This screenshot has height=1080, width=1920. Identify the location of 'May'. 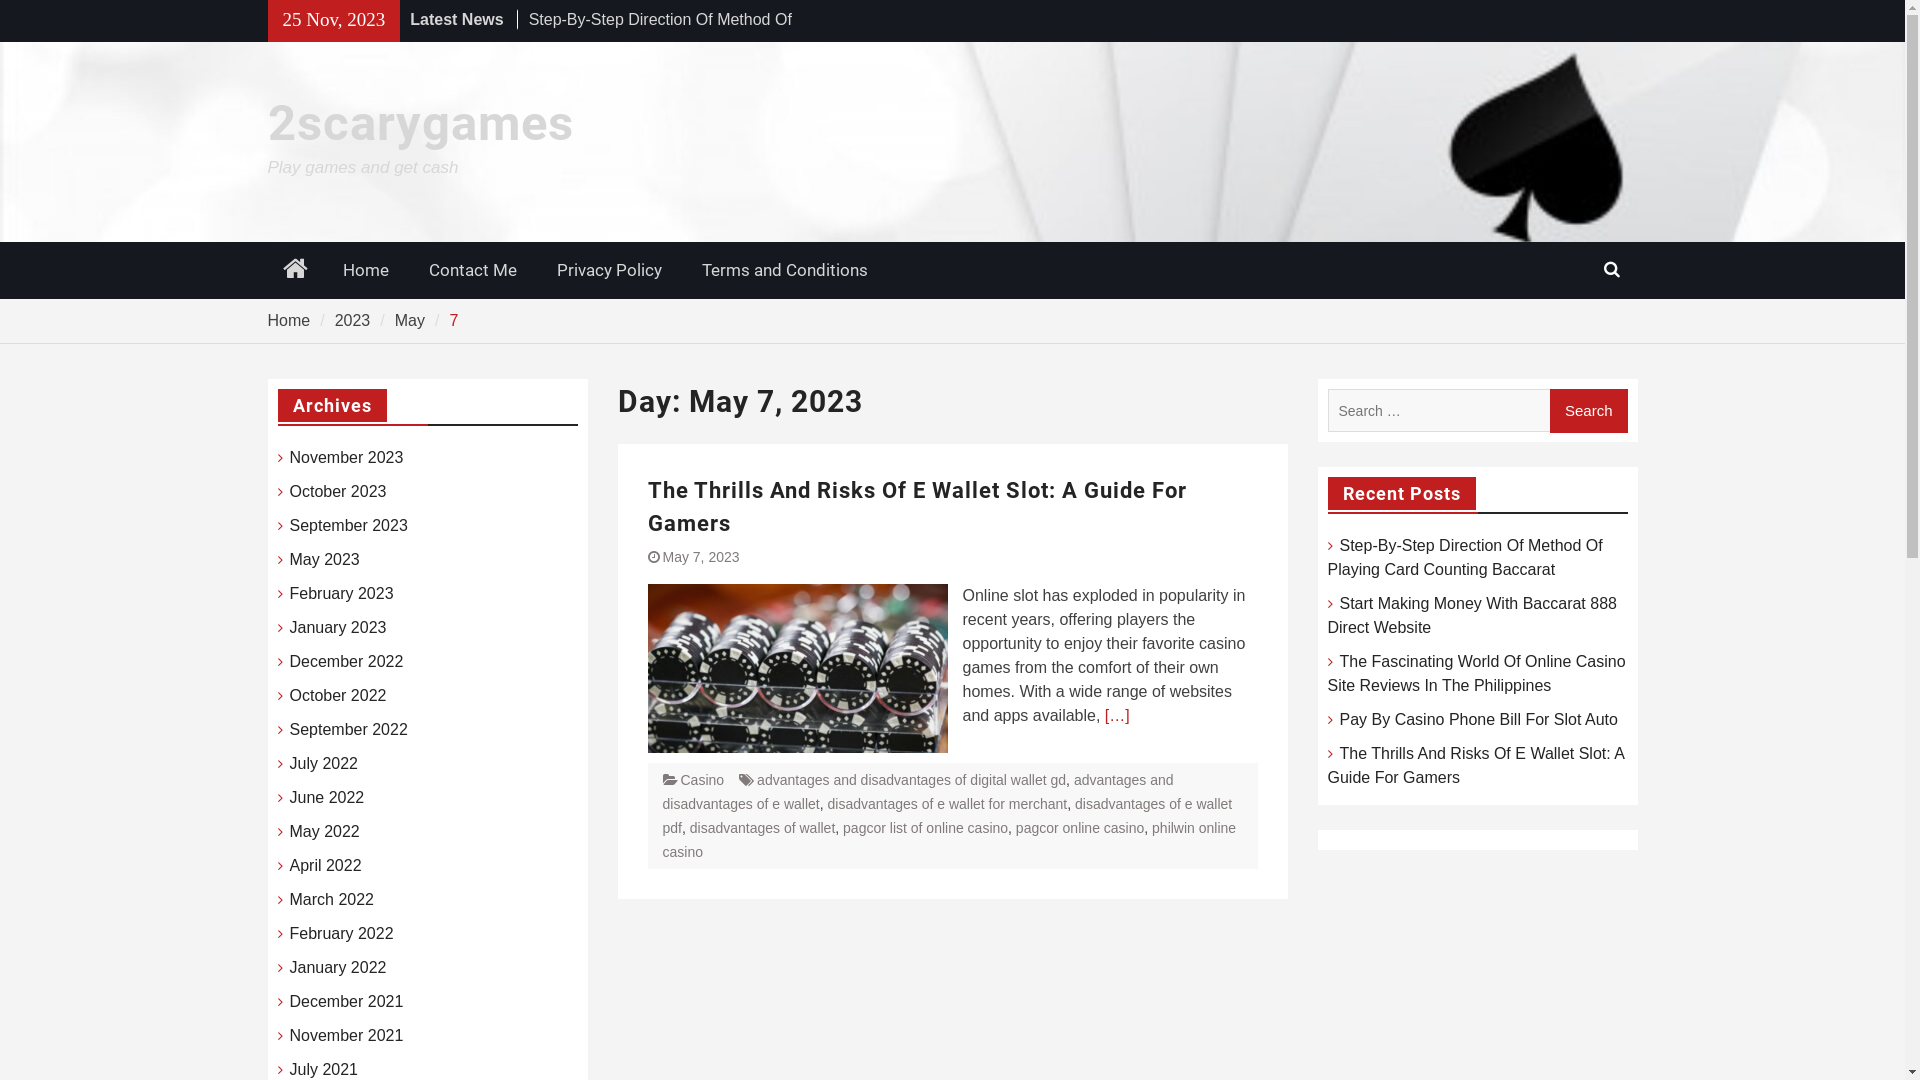
(408, 319).